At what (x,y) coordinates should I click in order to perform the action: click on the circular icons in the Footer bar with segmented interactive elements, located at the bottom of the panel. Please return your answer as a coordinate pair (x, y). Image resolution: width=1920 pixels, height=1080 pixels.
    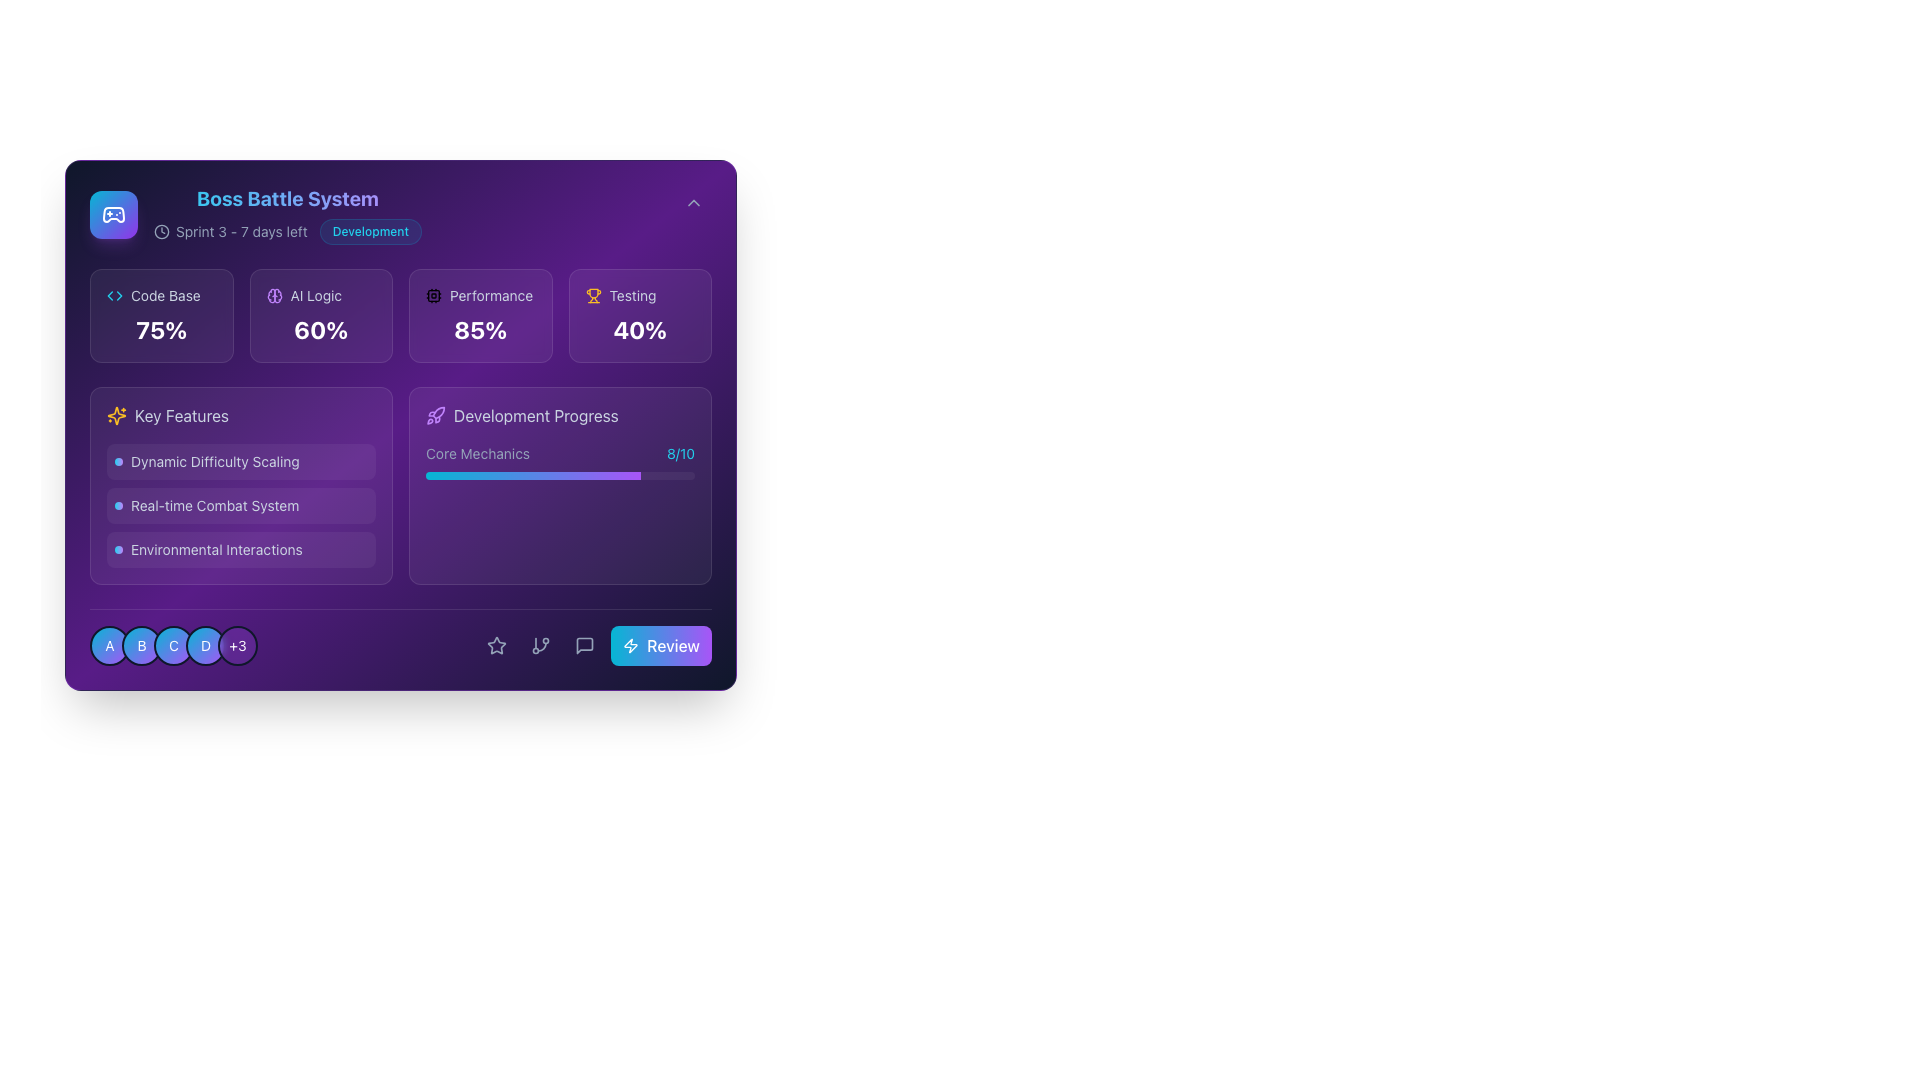
    Looking at the image, I should click on (400, 637).